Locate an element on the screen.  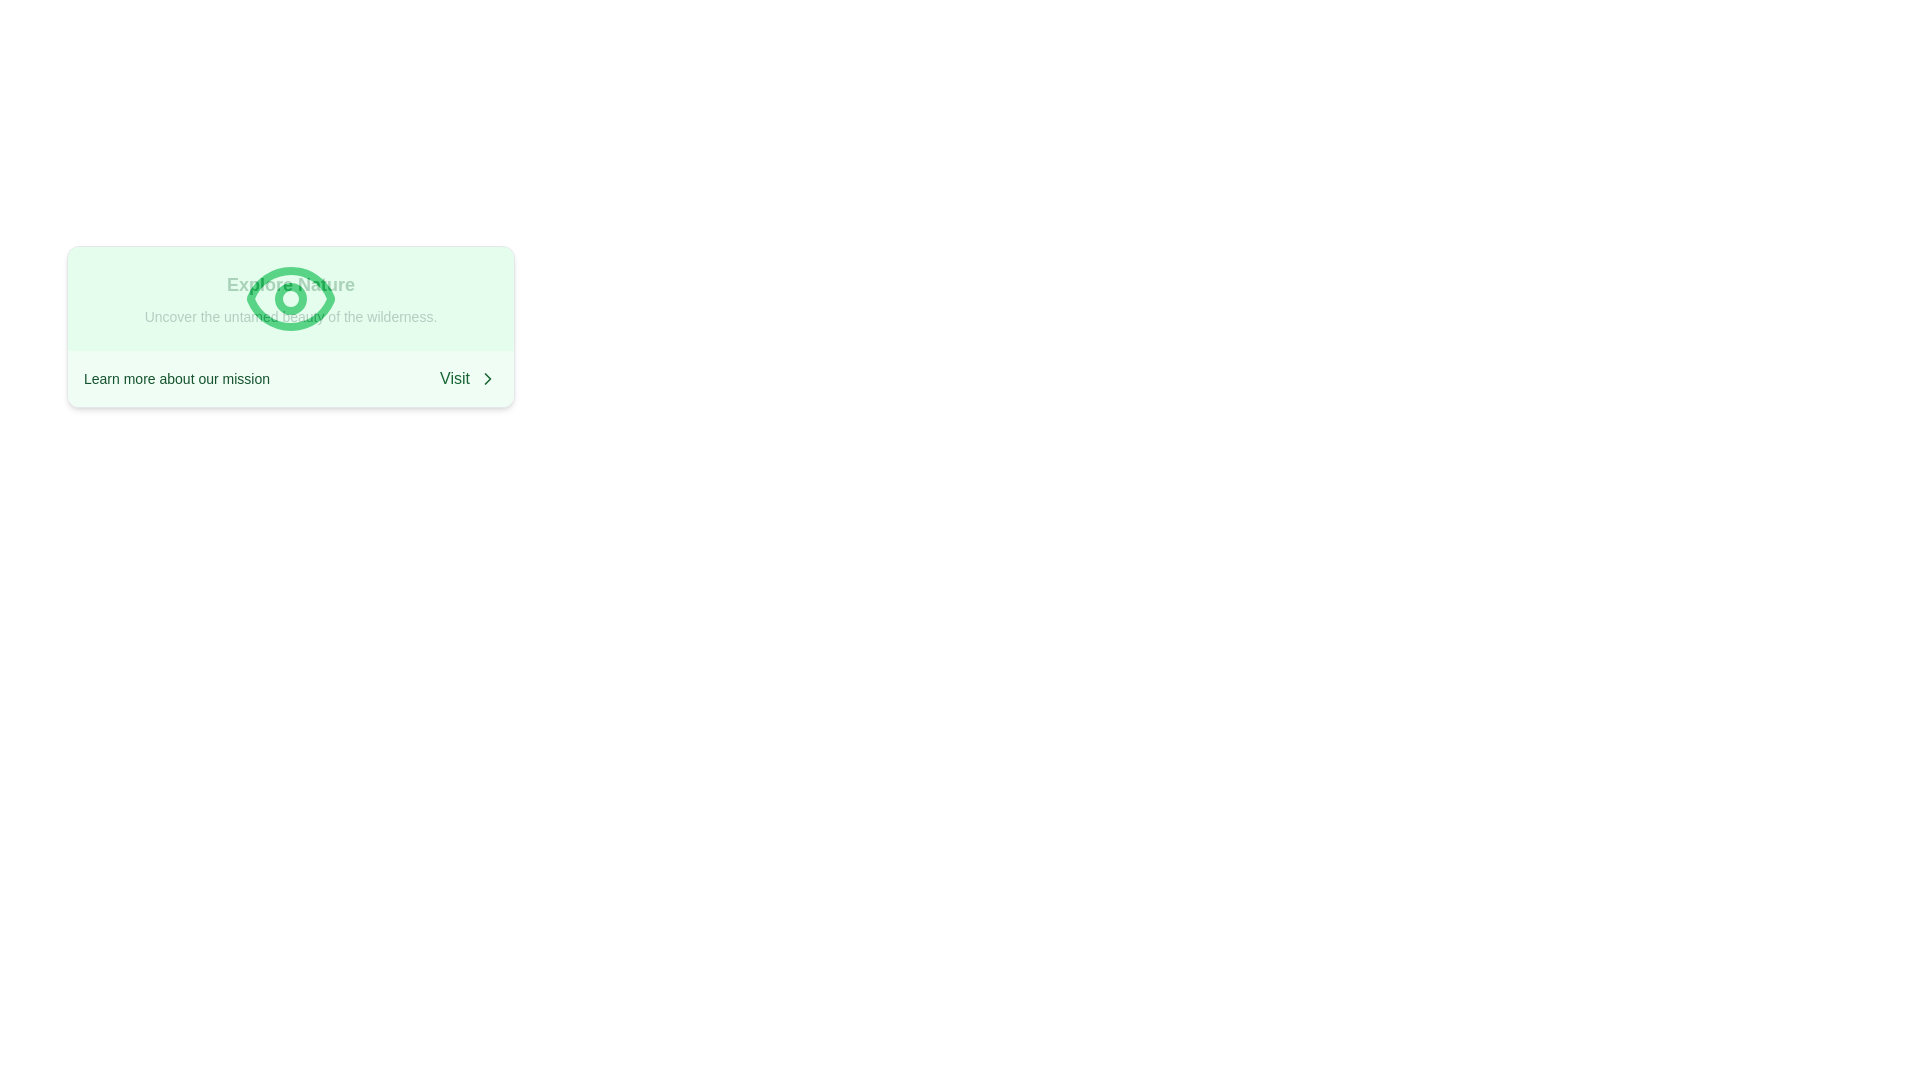
the 'Explore Nature' text block with a light green background and an eye-shaped icon located at the center of the card's upper section is located at coordinates (290, 299).